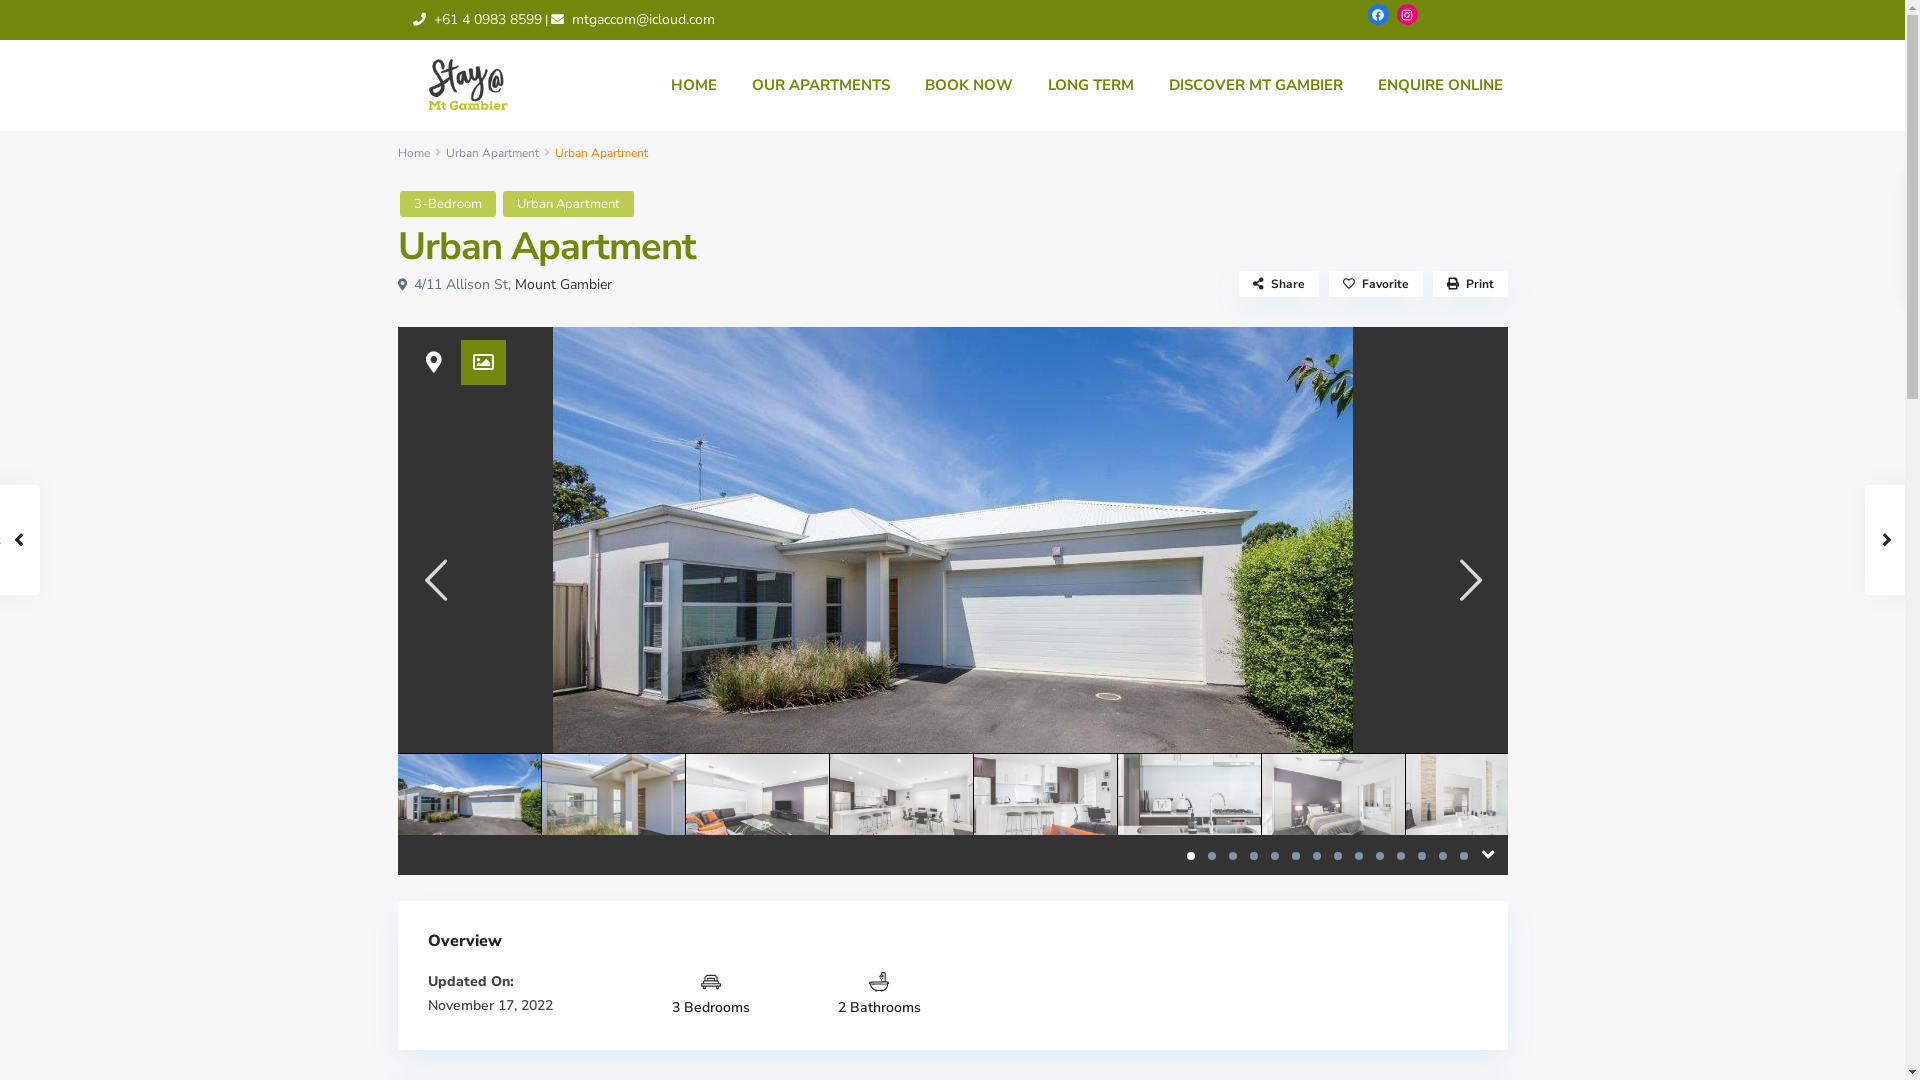  I want to click on 'Home', so click(412, 152).